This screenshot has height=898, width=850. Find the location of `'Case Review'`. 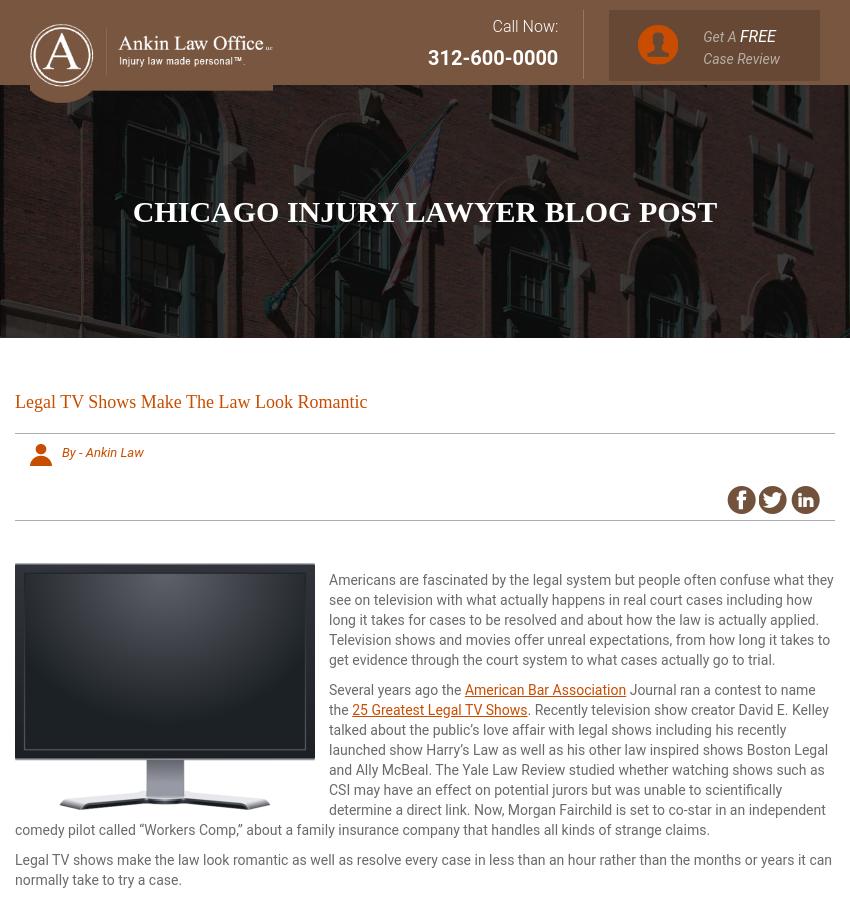

'Case Review' is located at coordinates (741, 57).